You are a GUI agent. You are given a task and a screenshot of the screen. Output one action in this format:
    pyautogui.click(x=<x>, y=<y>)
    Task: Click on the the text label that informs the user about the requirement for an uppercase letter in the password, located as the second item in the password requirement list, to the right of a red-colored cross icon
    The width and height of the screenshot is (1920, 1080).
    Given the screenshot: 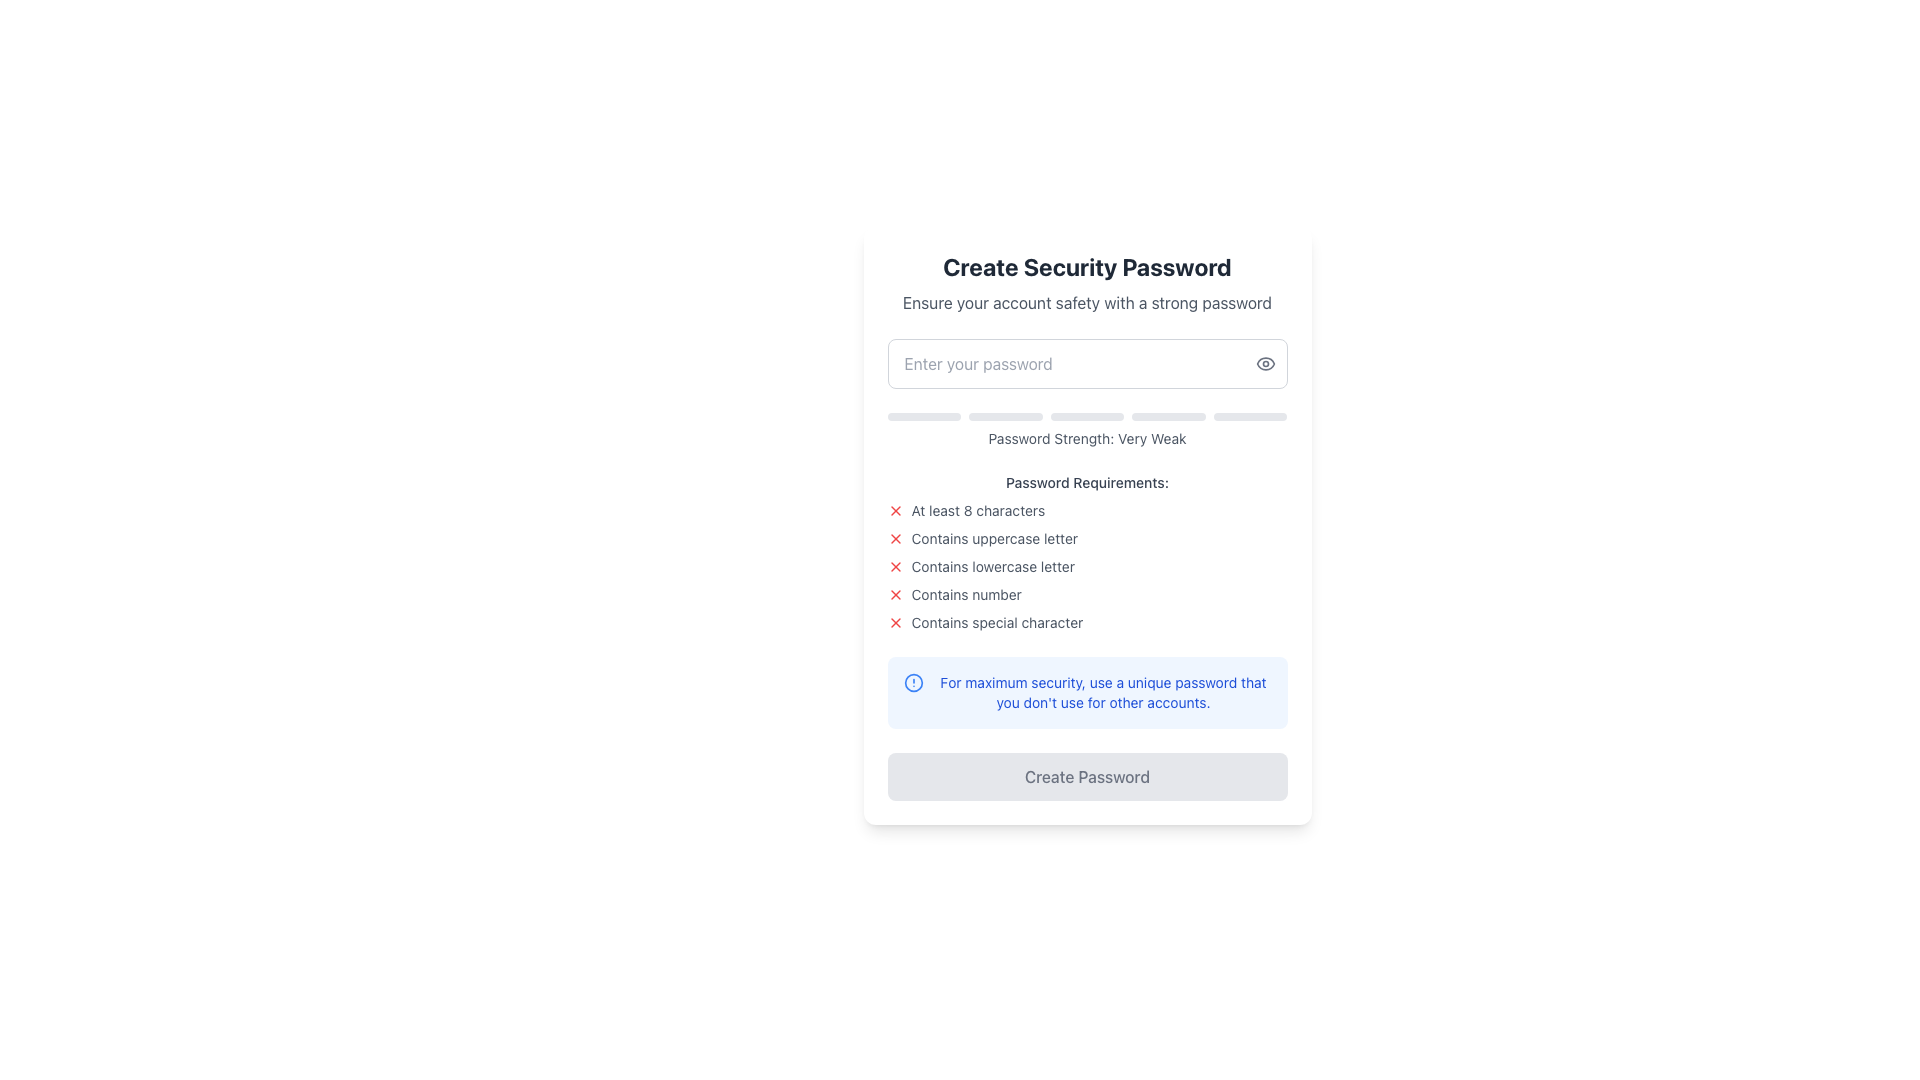 What is the action you would take?
    pyautogui.click(x=994, y=538)
    